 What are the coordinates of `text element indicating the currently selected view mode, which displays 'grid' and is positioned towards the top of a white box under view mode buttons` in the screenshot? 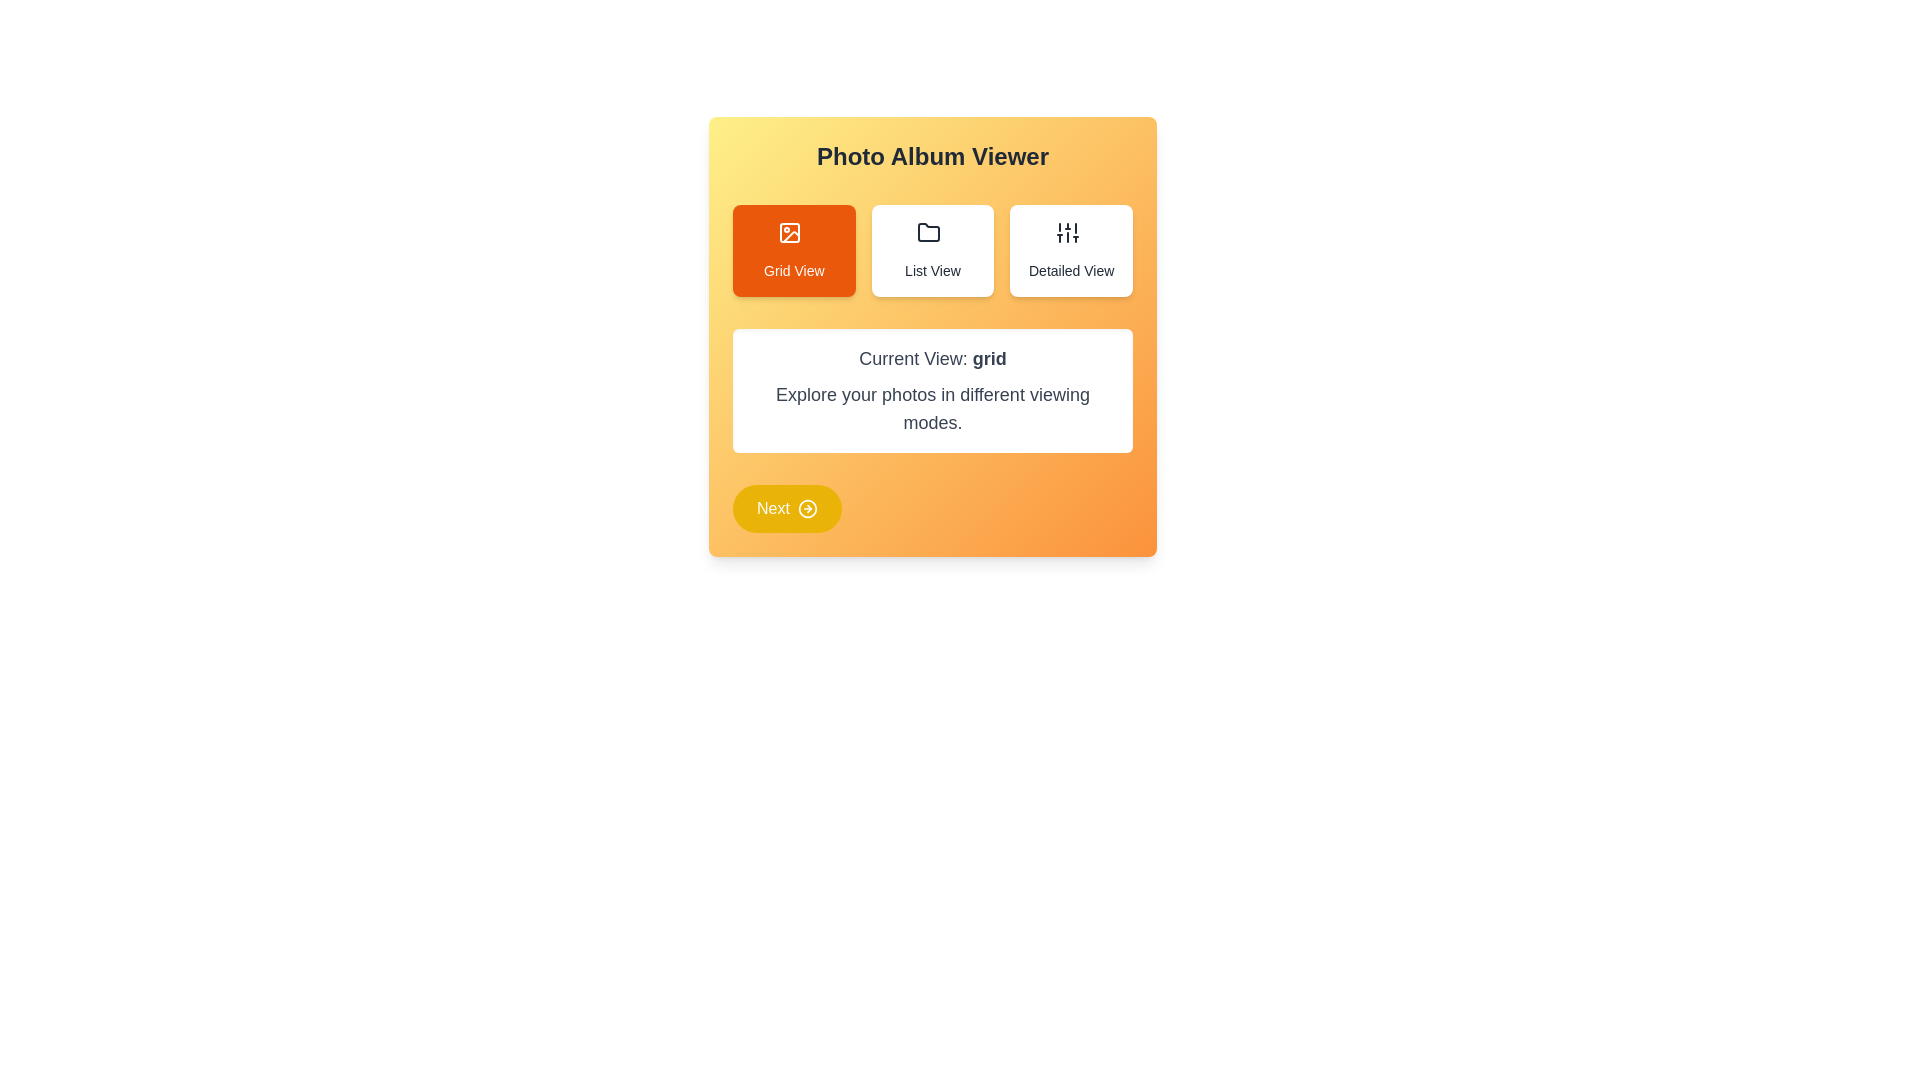 It's located at (931, 357).